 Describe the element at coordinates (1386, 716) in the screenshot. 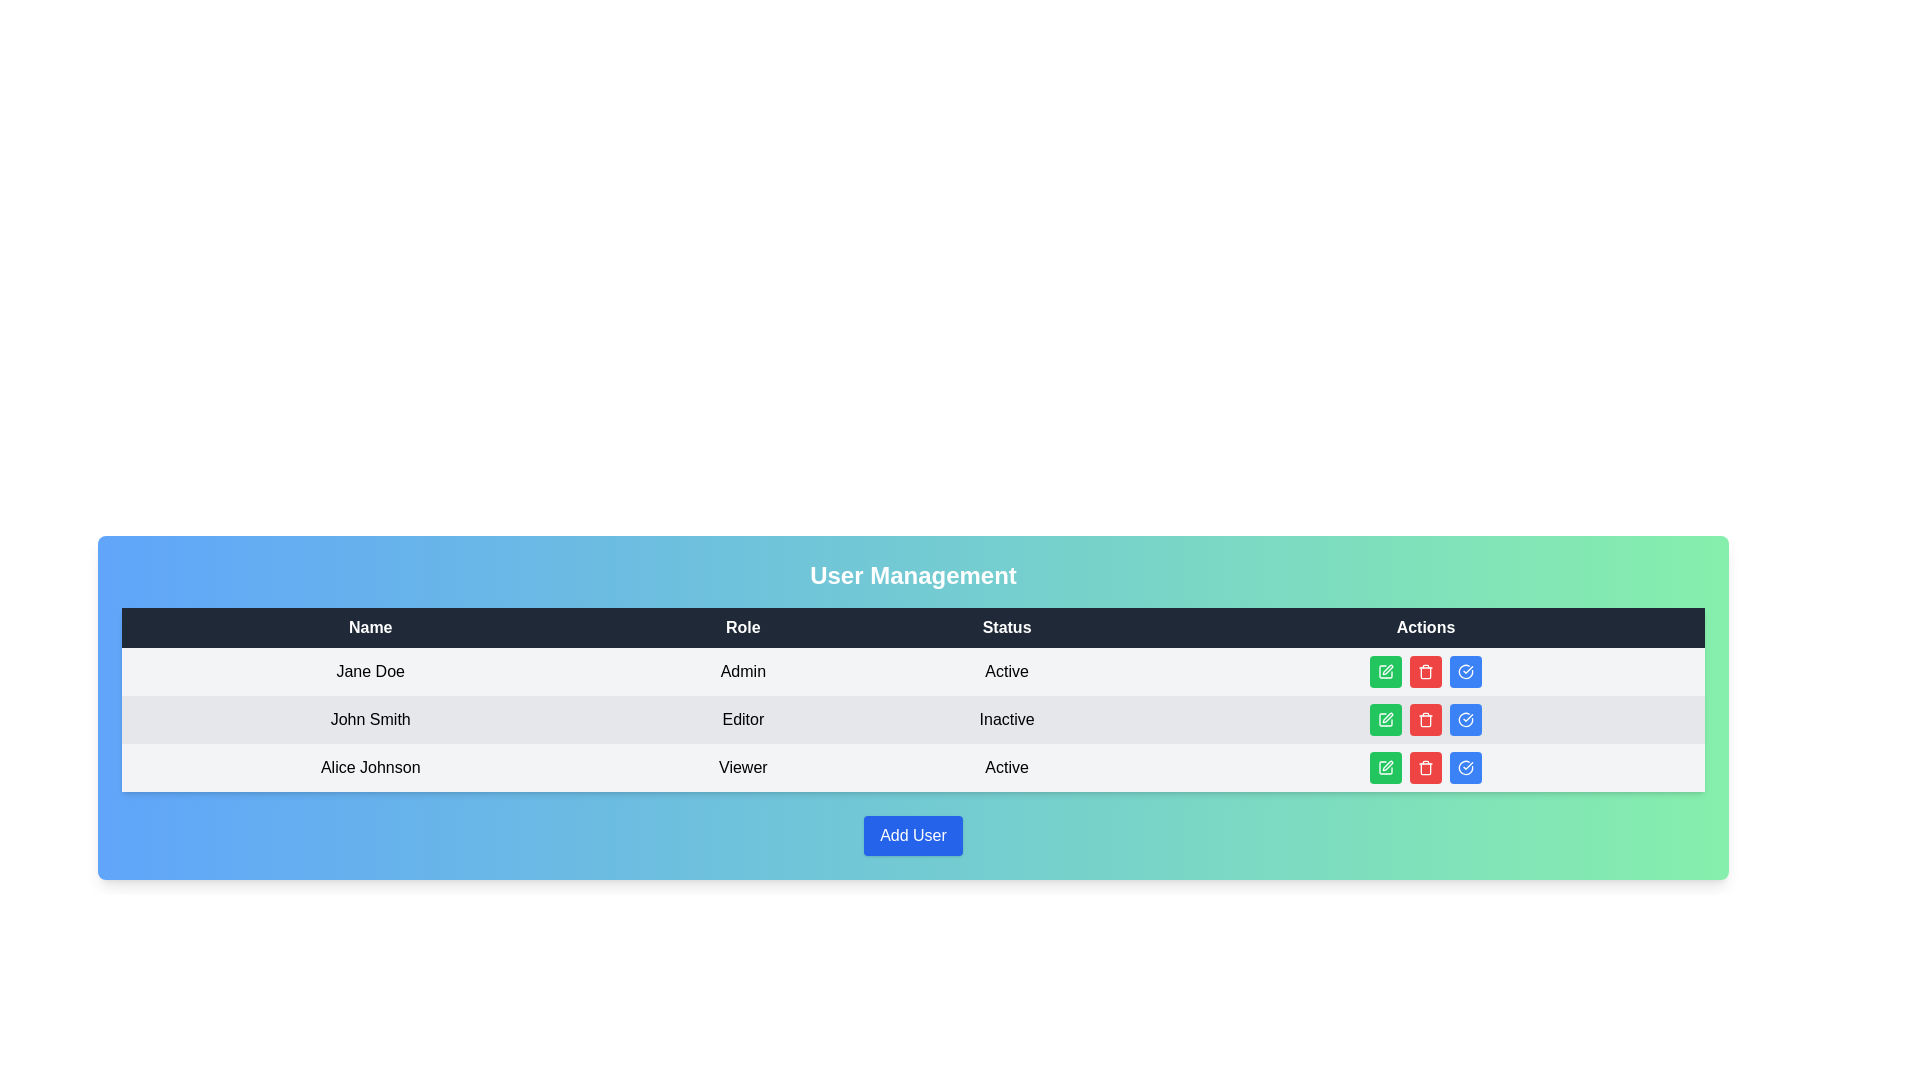

I see `the 'edit' action icon located in the 'Actions' column of the second row in the User Management section to initiate editing` at that location.